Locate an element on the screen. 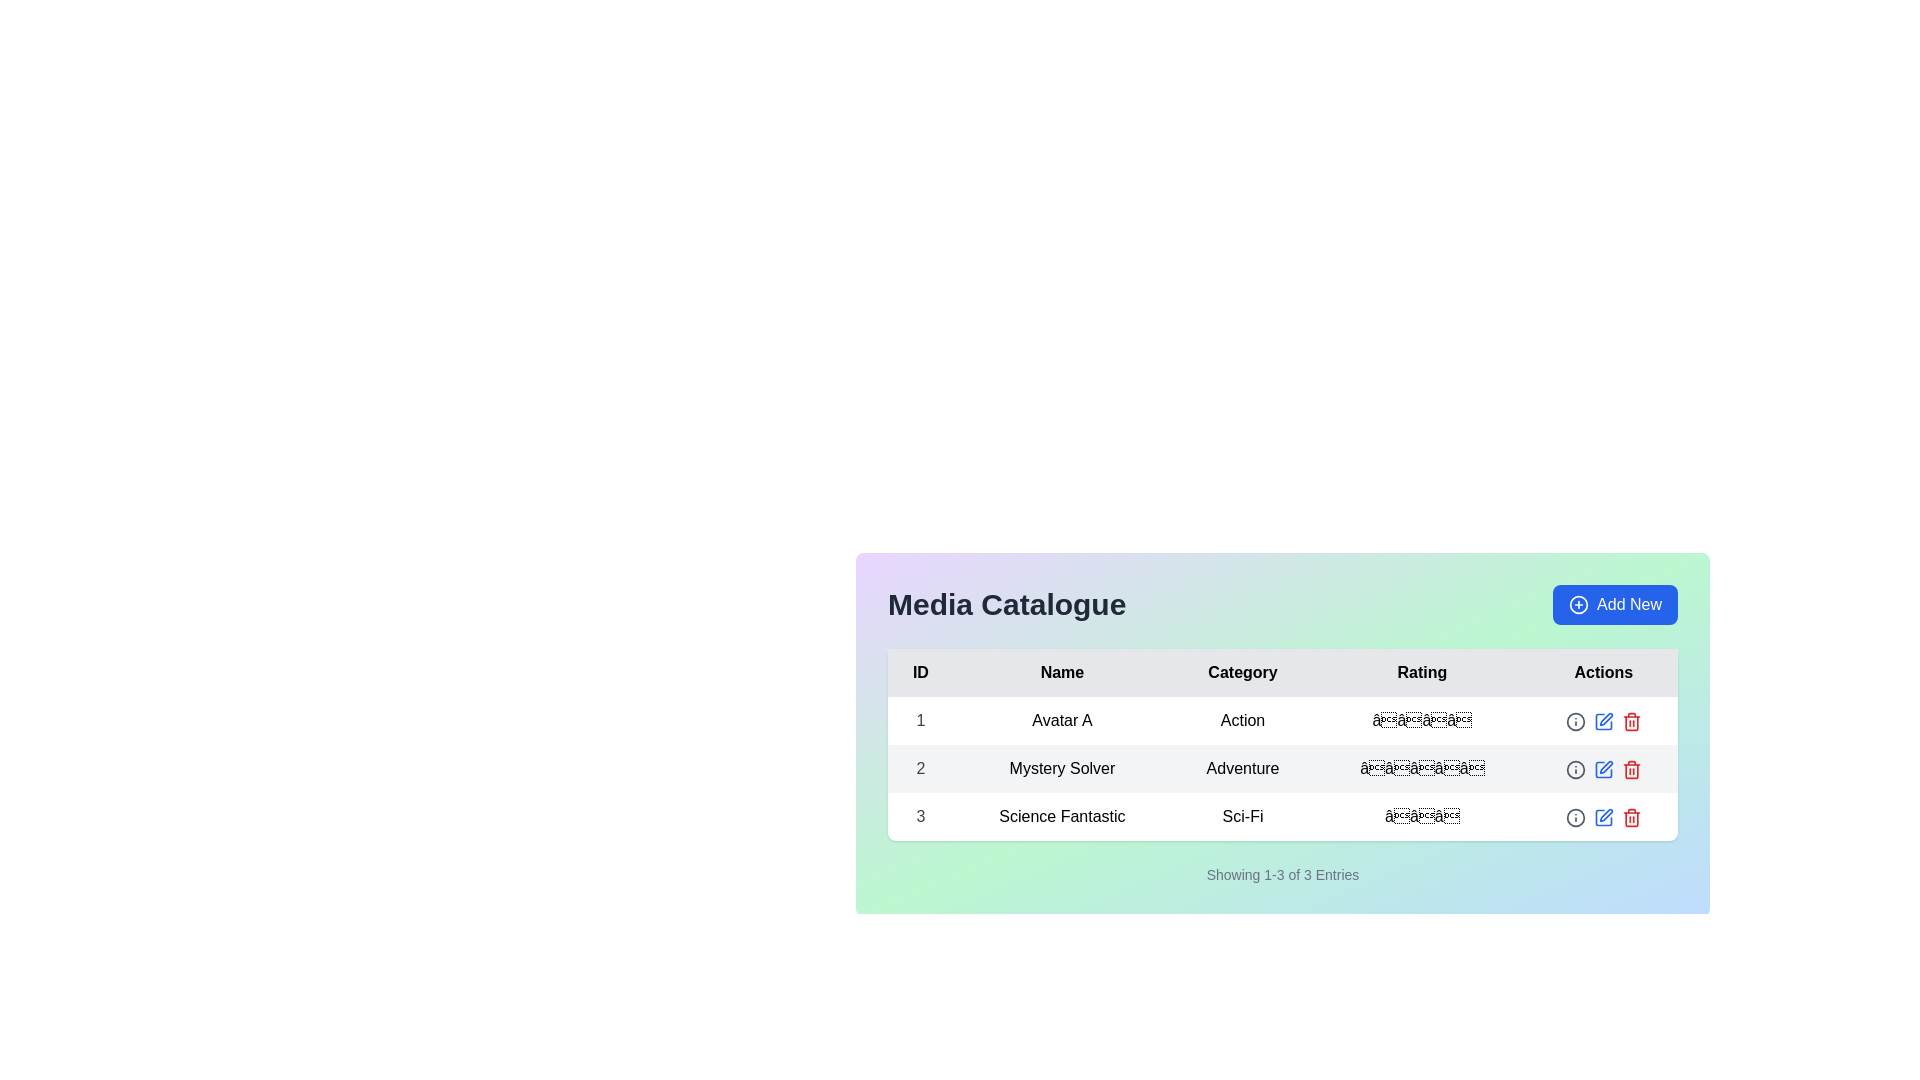 The height and width of the screenshot is (1080, 1920). the red trash icon button in the 'Actions' column of the second row is located at coordinates (1631, 767).